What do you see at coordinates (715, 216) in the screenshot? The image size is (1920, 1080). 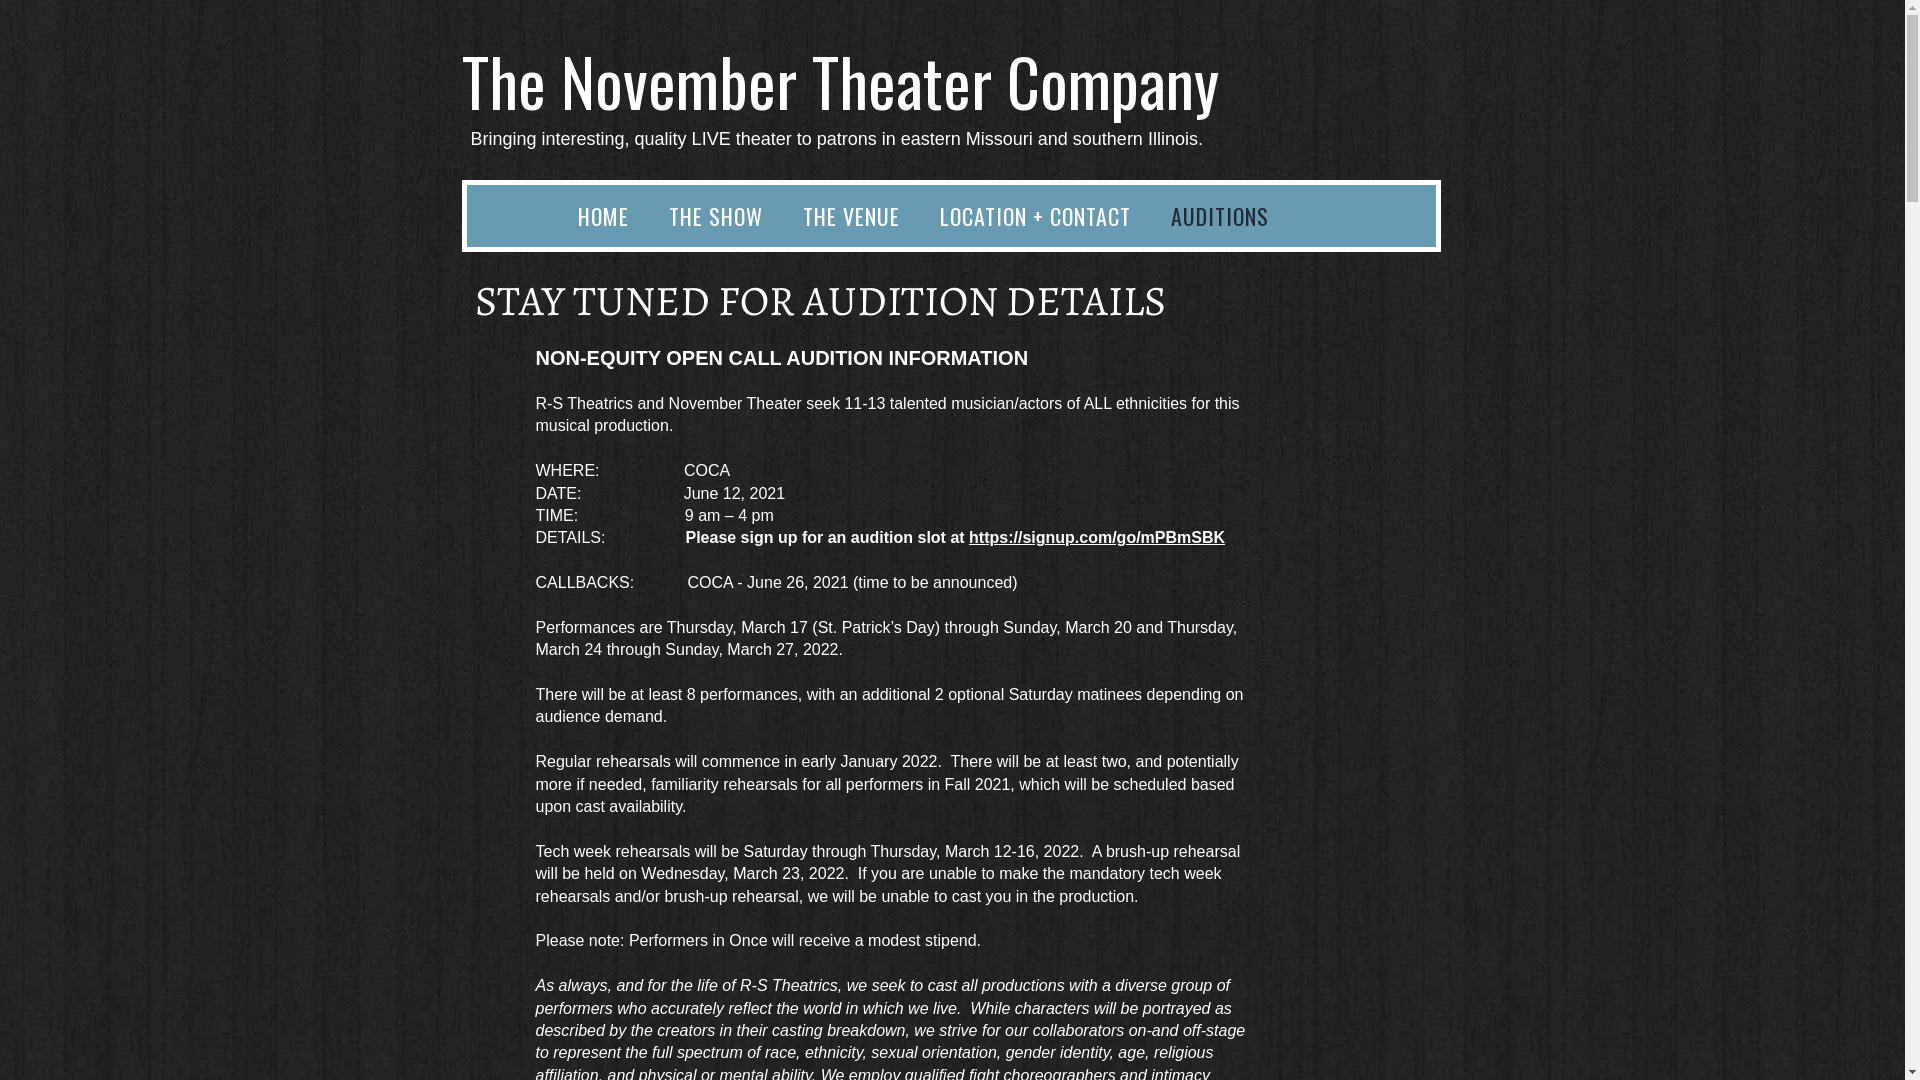 I see `'THE SHOW'` at bounding box center [715, 216].